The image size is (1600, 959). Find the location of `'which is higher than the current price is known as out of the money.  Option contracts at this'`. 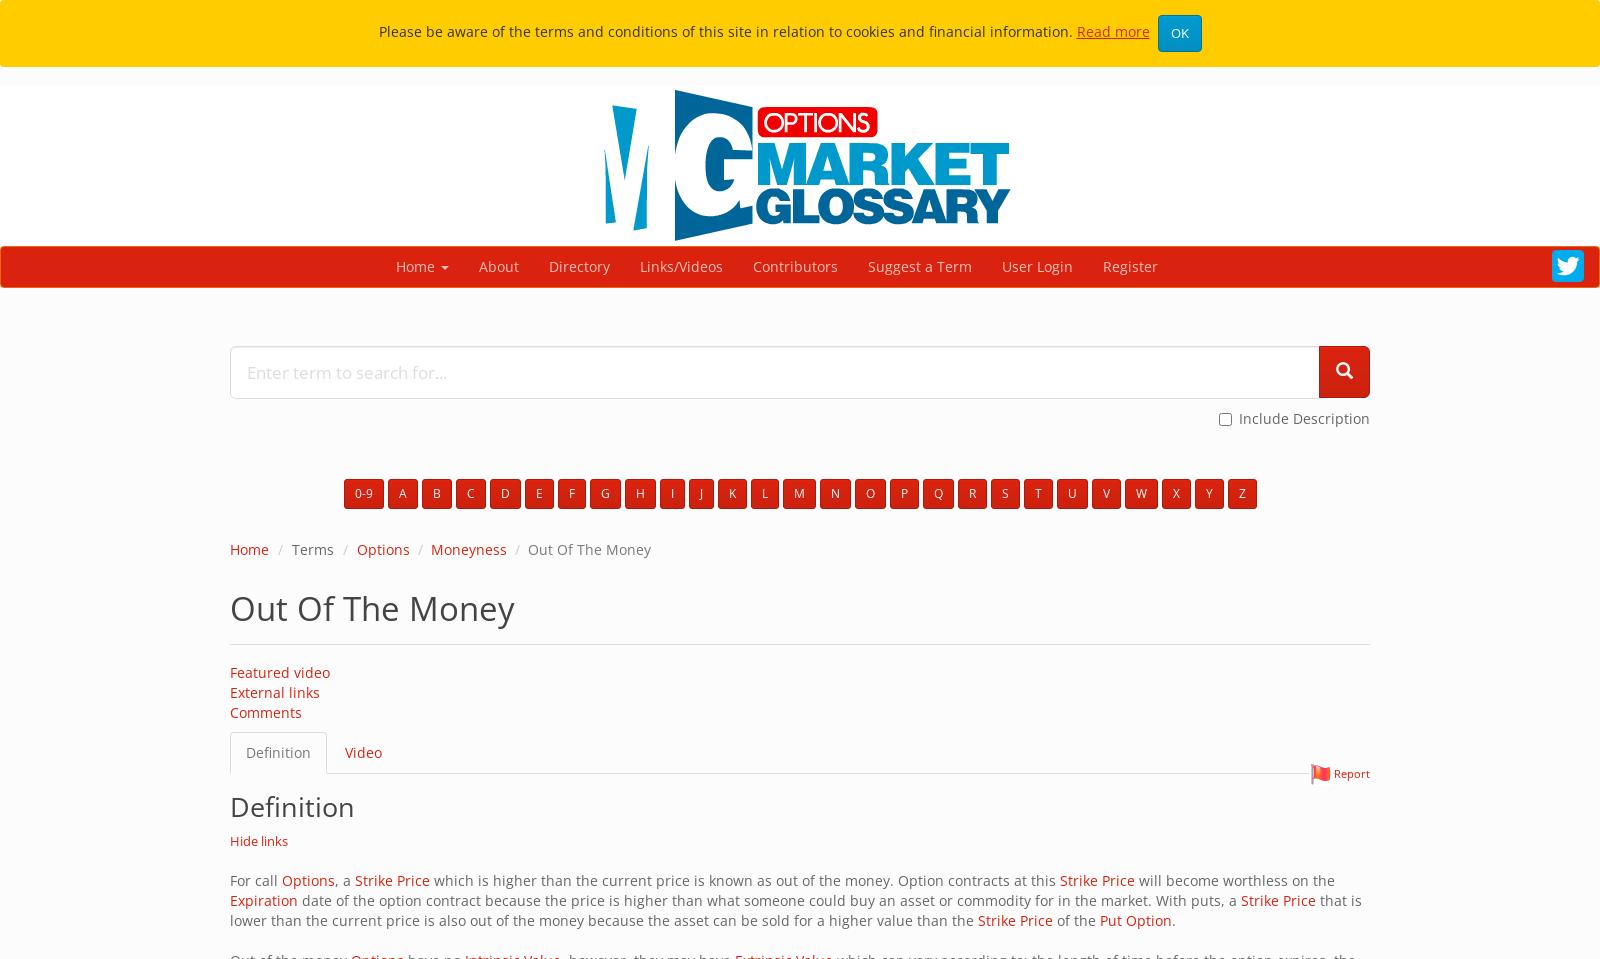

'which is higher than the current price is known as out of the money.  Option contracts at this' is located at coordinates (744, 878).